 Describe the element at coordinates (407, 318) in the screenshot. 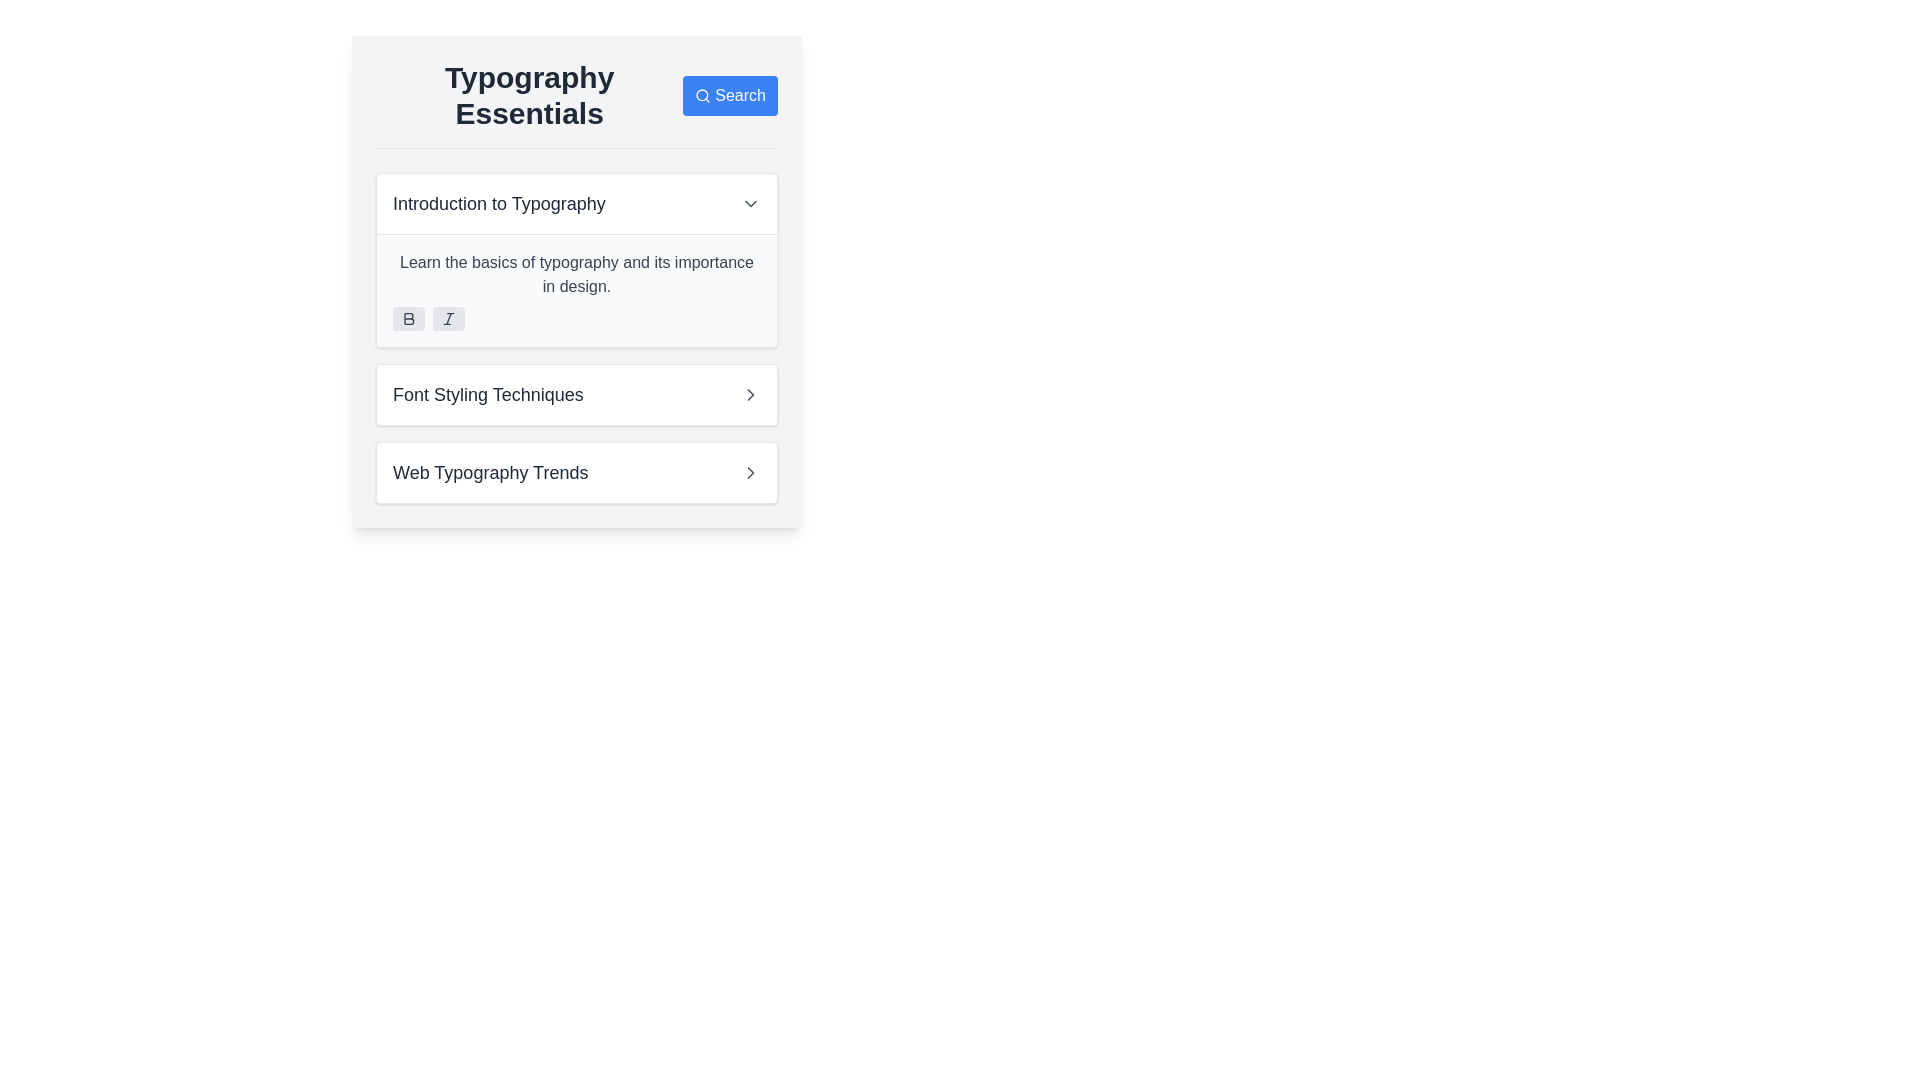

I see `the gray button with a bold 'B' icon to apply bold formatting, located under the 'Introduction to Typography' section` at that location.